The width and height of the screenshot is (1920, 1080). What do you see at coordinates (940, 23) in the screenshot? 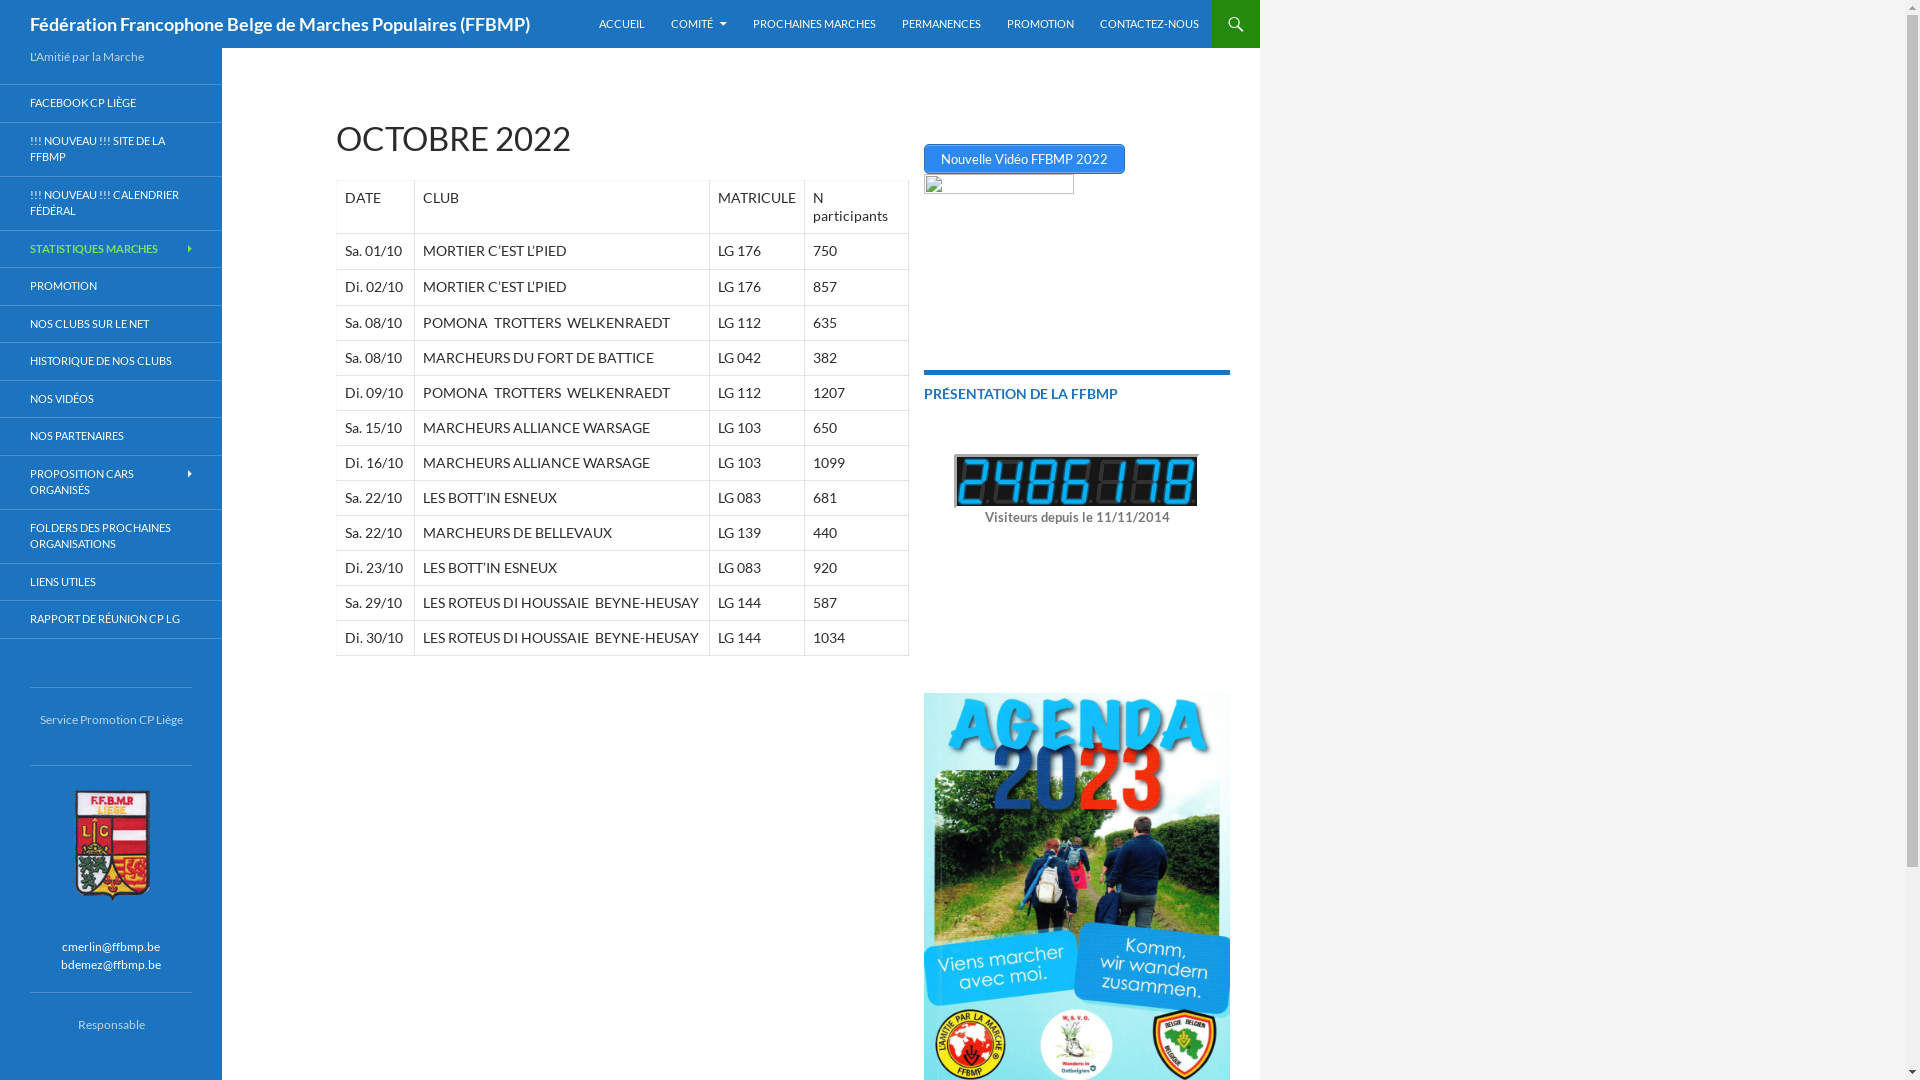
I see `'PERMANENCES'` at bounding box center [940, 23].